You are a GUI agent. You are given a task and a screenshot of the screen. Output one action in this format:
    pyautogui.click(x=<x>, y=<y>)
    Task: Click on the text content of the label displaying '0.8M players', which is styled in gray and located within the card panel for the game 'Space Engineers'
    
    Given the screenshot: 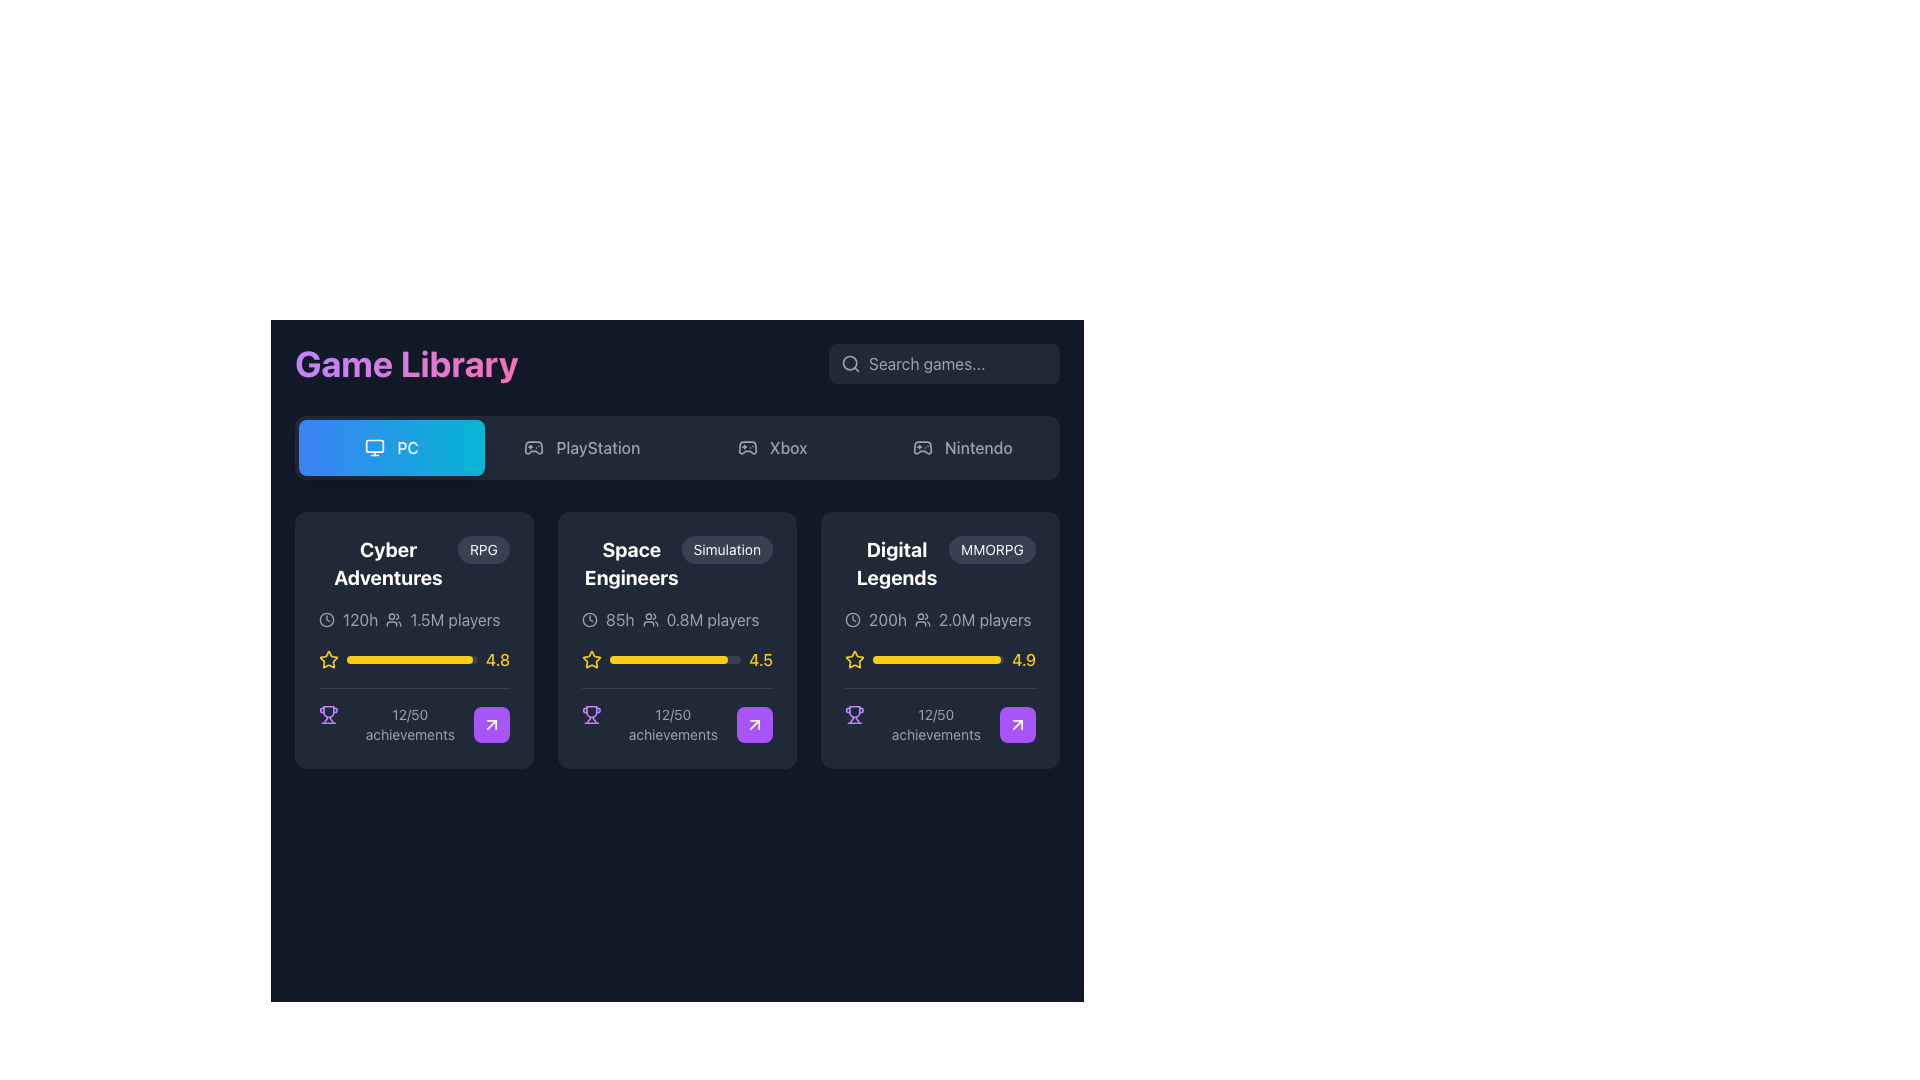 What is the action you would take?
    pyautogui.click(x=712, y=619)
    